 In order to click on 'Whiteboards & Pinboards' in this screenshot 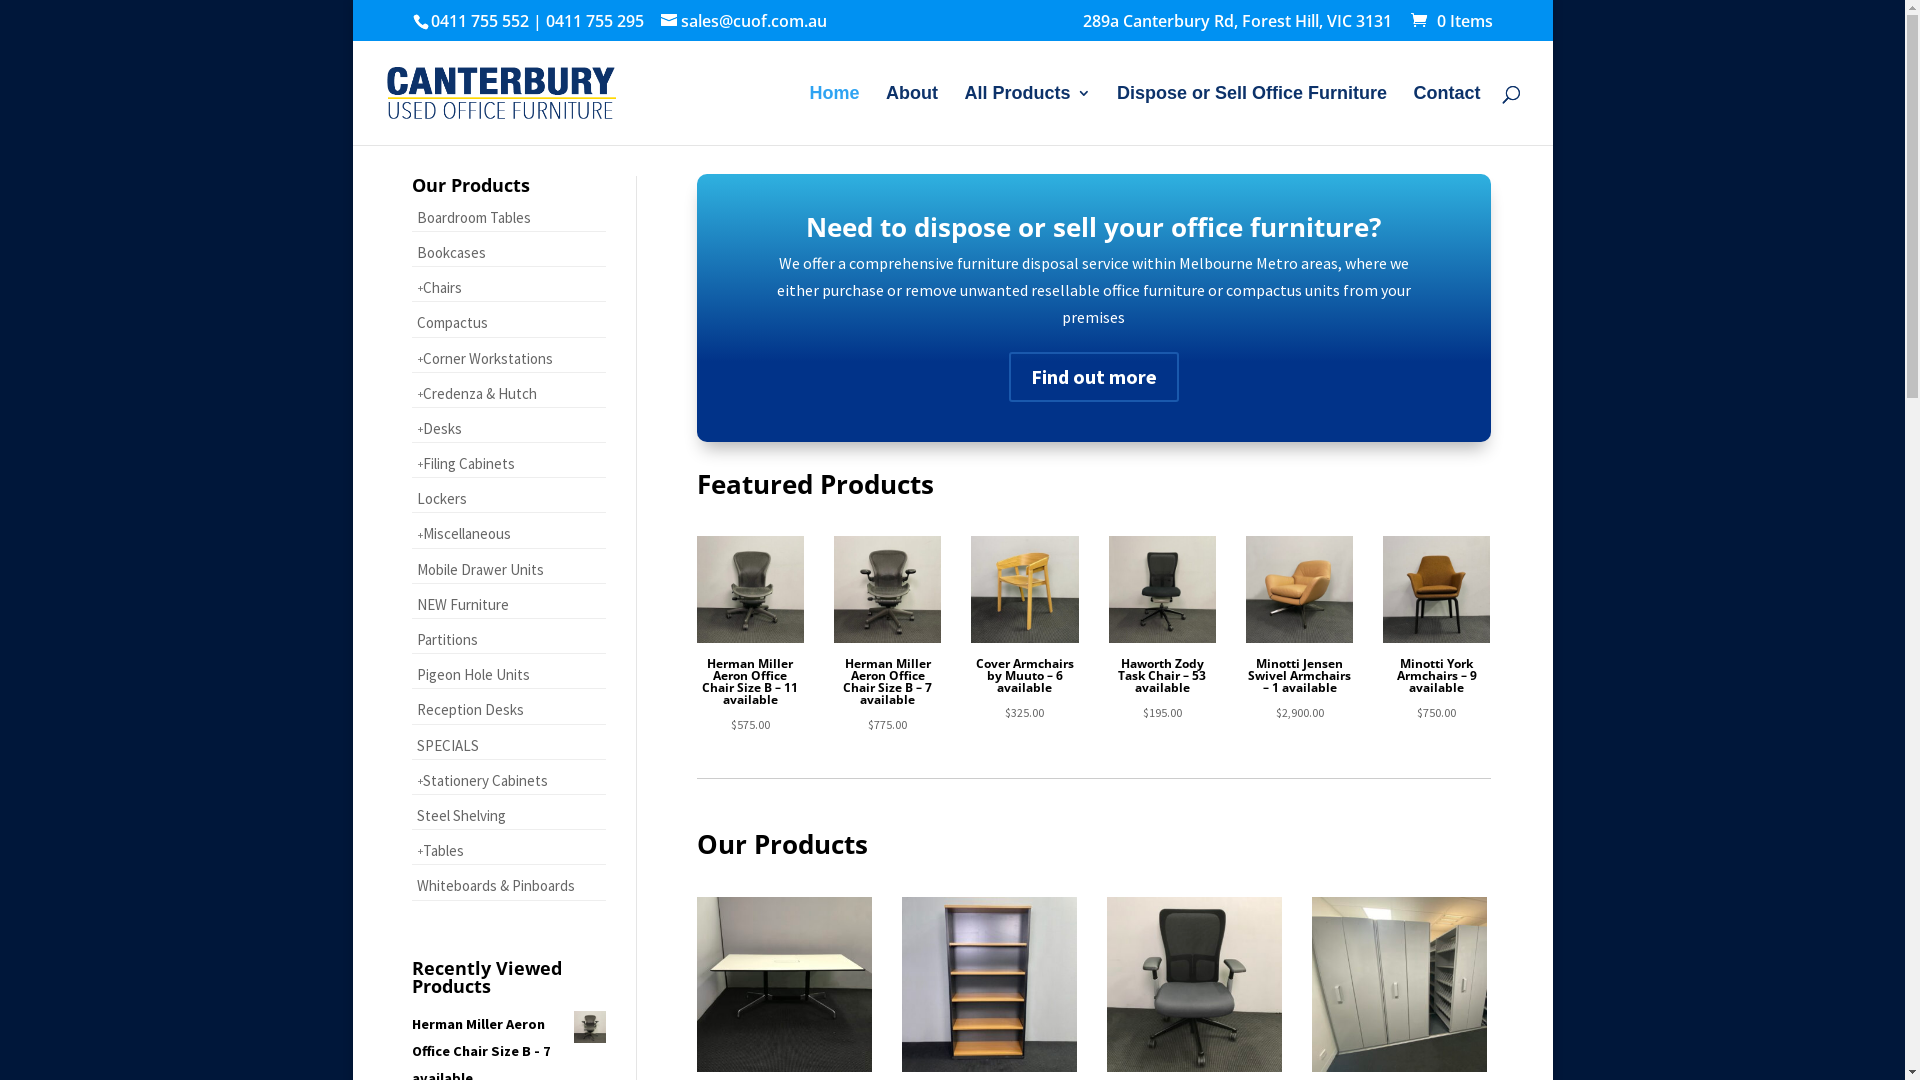, I will do `click(411, 884)`.